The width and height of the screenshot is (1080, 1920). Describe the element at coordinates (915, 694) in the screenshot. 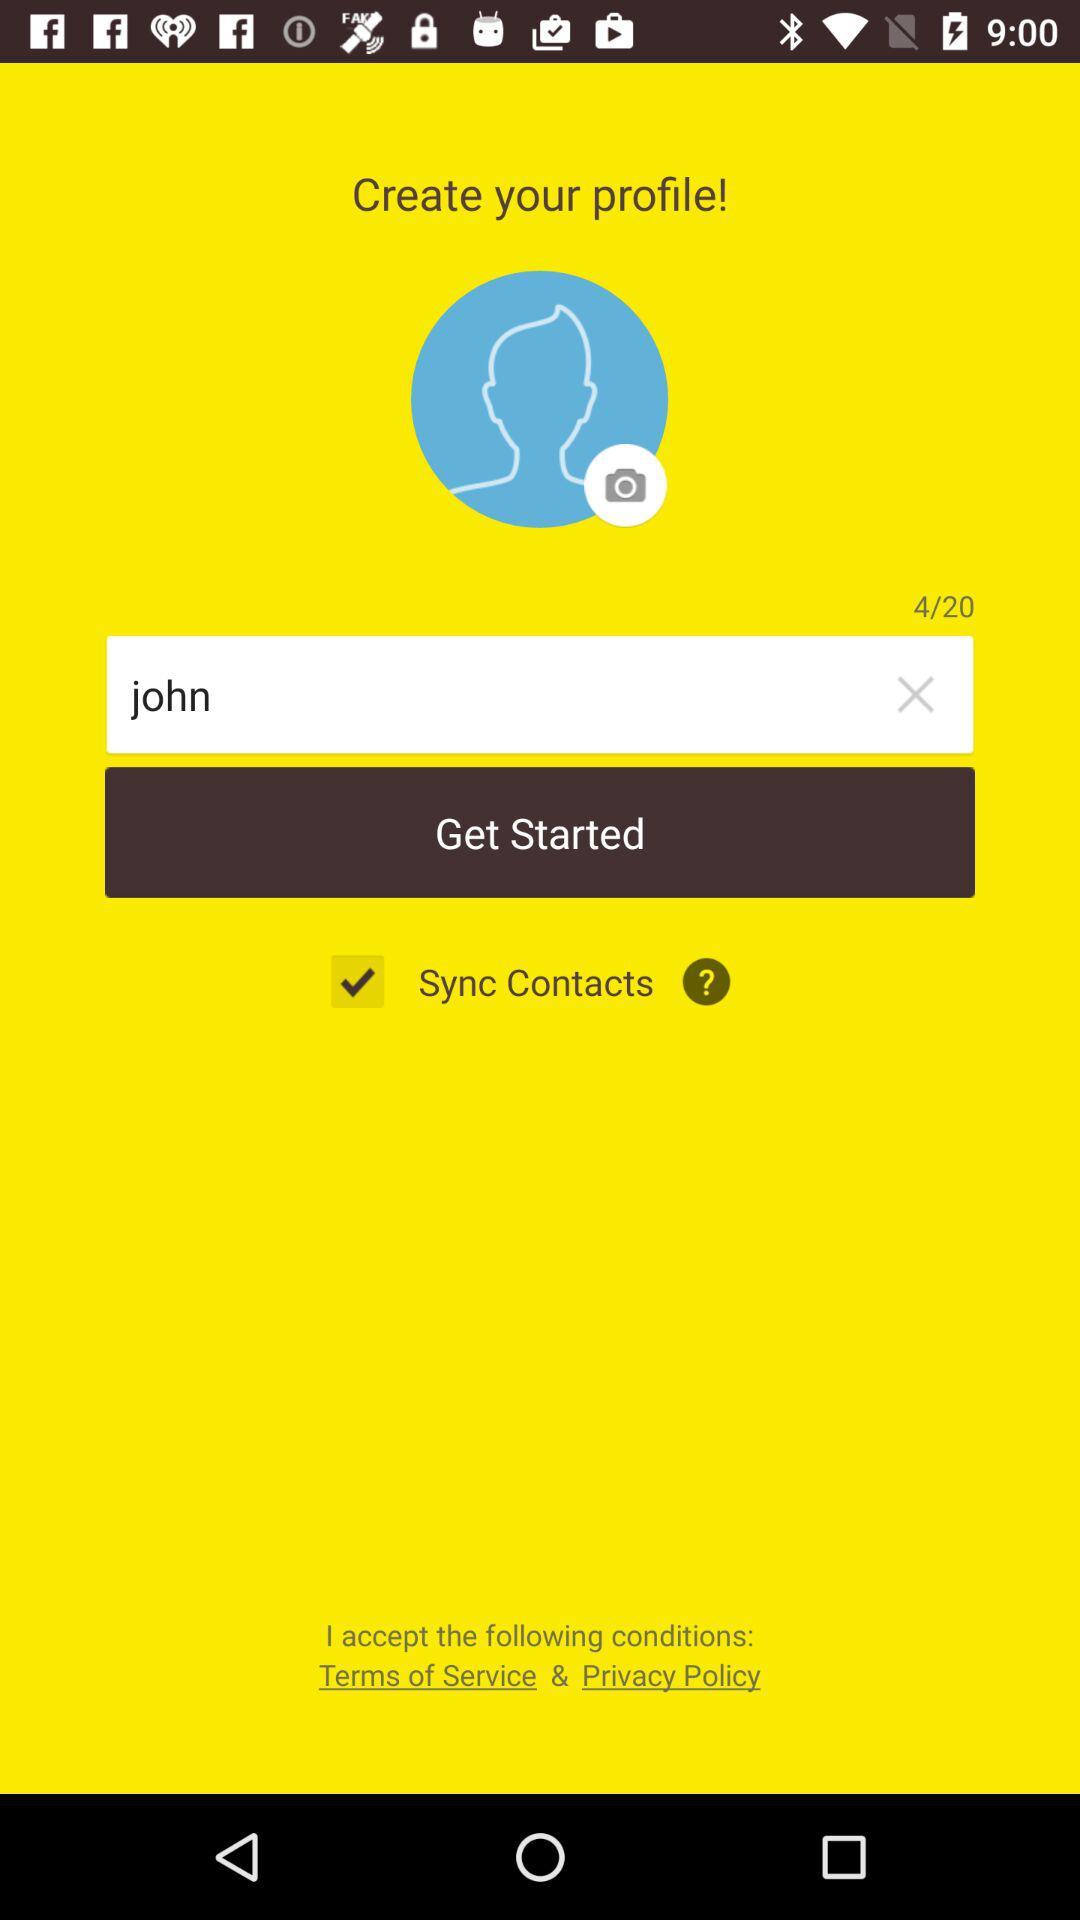

I see `item next to john icon` at that location.